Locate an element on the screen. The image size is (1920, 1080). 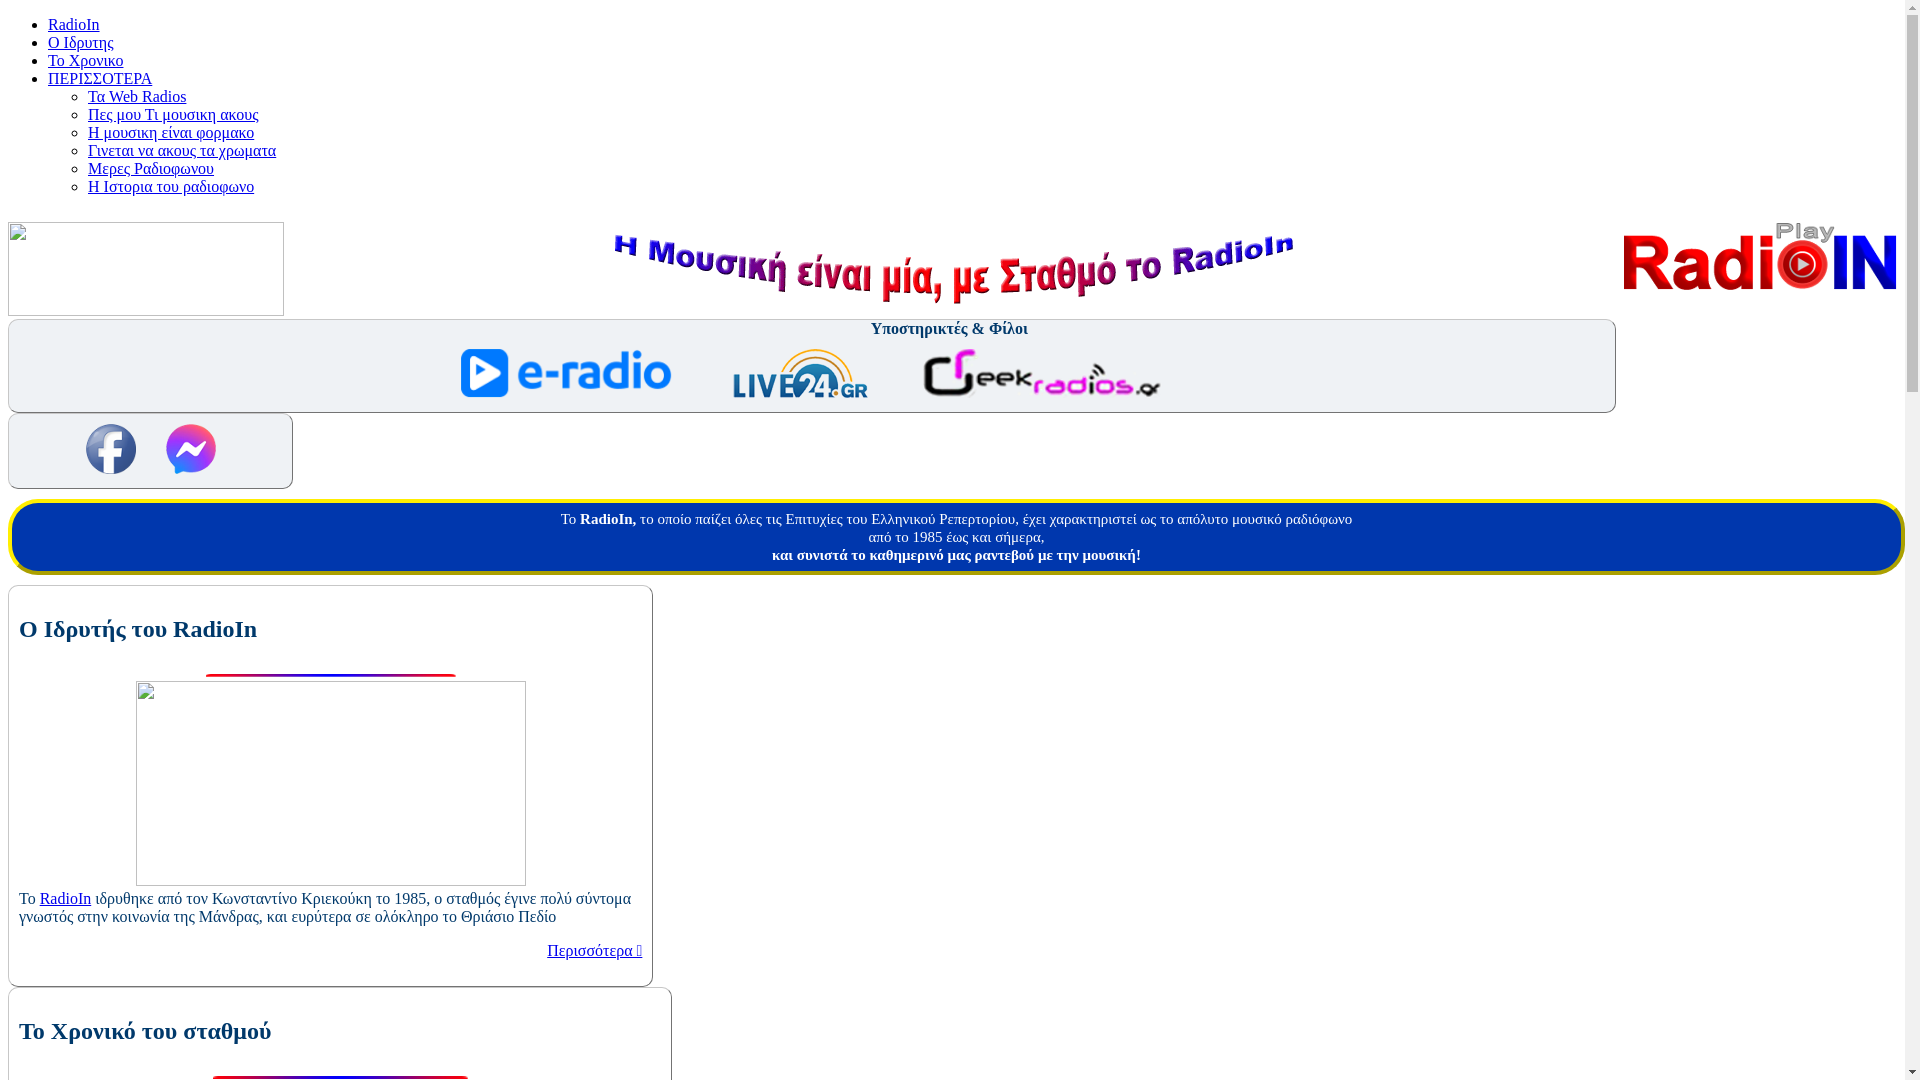
'RadioIn' is located at coordinates (73, 24).